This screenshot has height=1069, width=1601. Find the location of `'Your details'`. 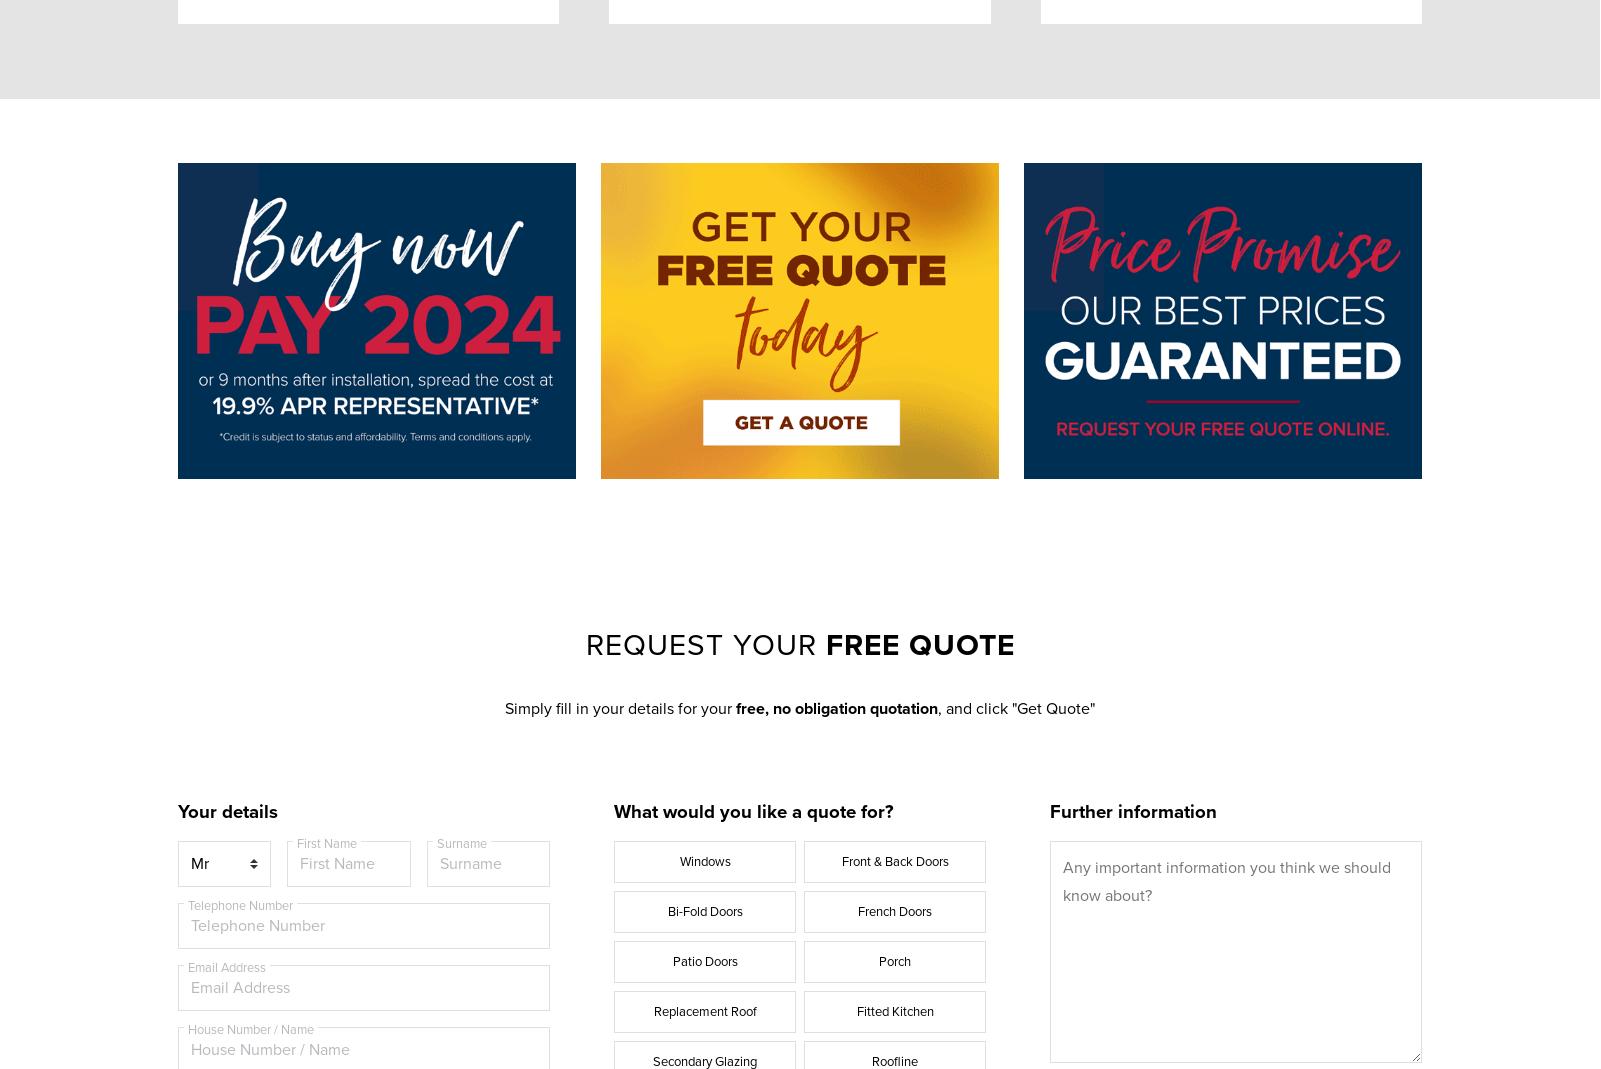

'Your details' is located at coordinates (227, 811).